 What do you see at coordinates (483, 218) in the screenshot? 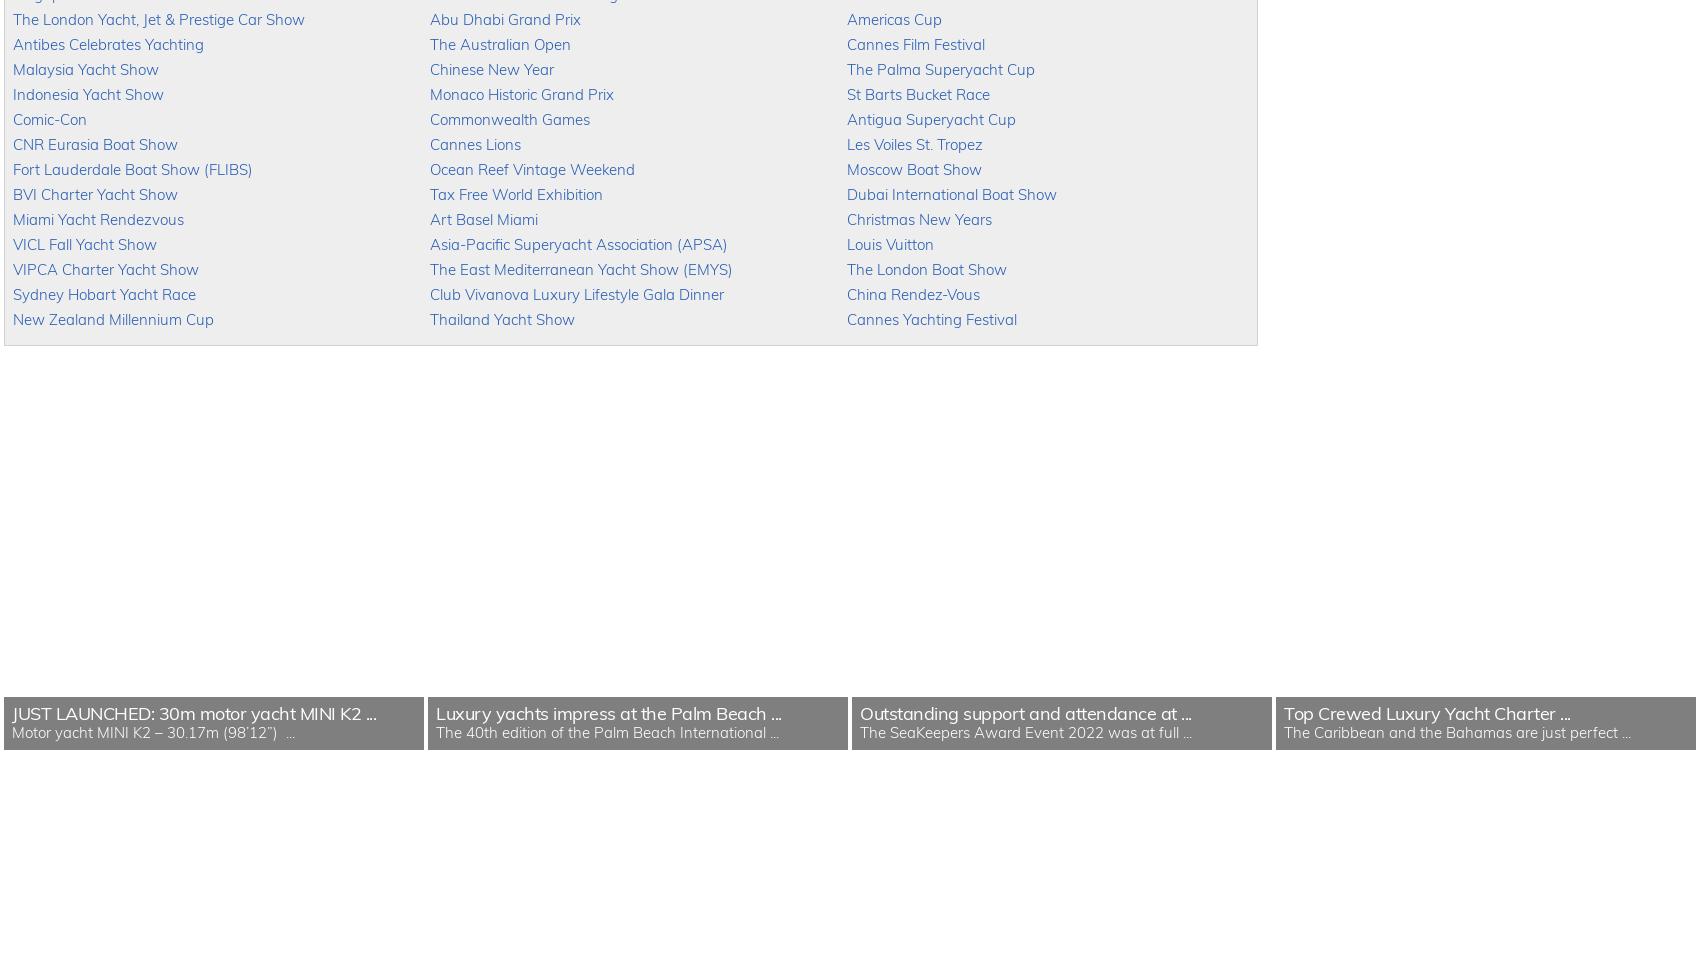
I see `'Art Basel Miami'` at bounding box center [483, 218].